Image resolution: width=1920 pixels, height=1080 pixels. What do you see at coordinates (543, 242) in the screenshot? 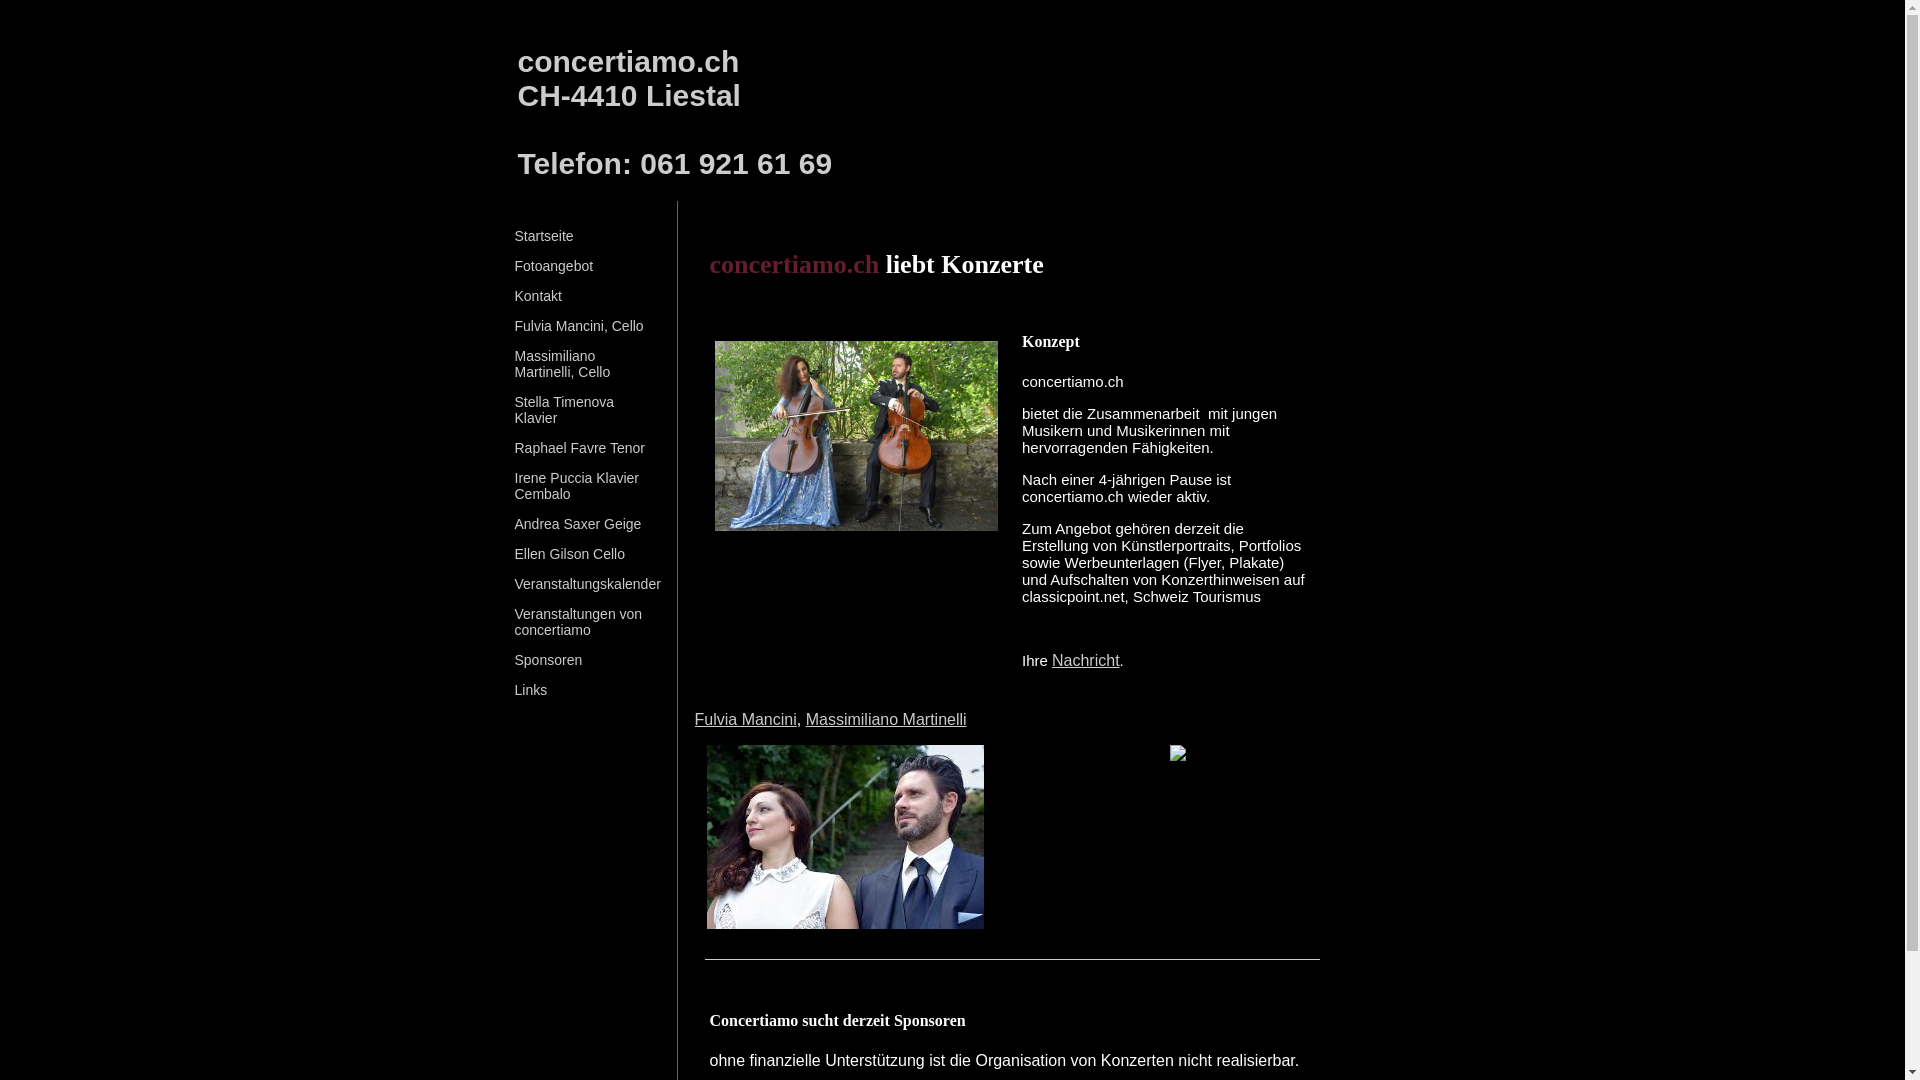
I see `'Startseite'` at bounding box center [543, 242].